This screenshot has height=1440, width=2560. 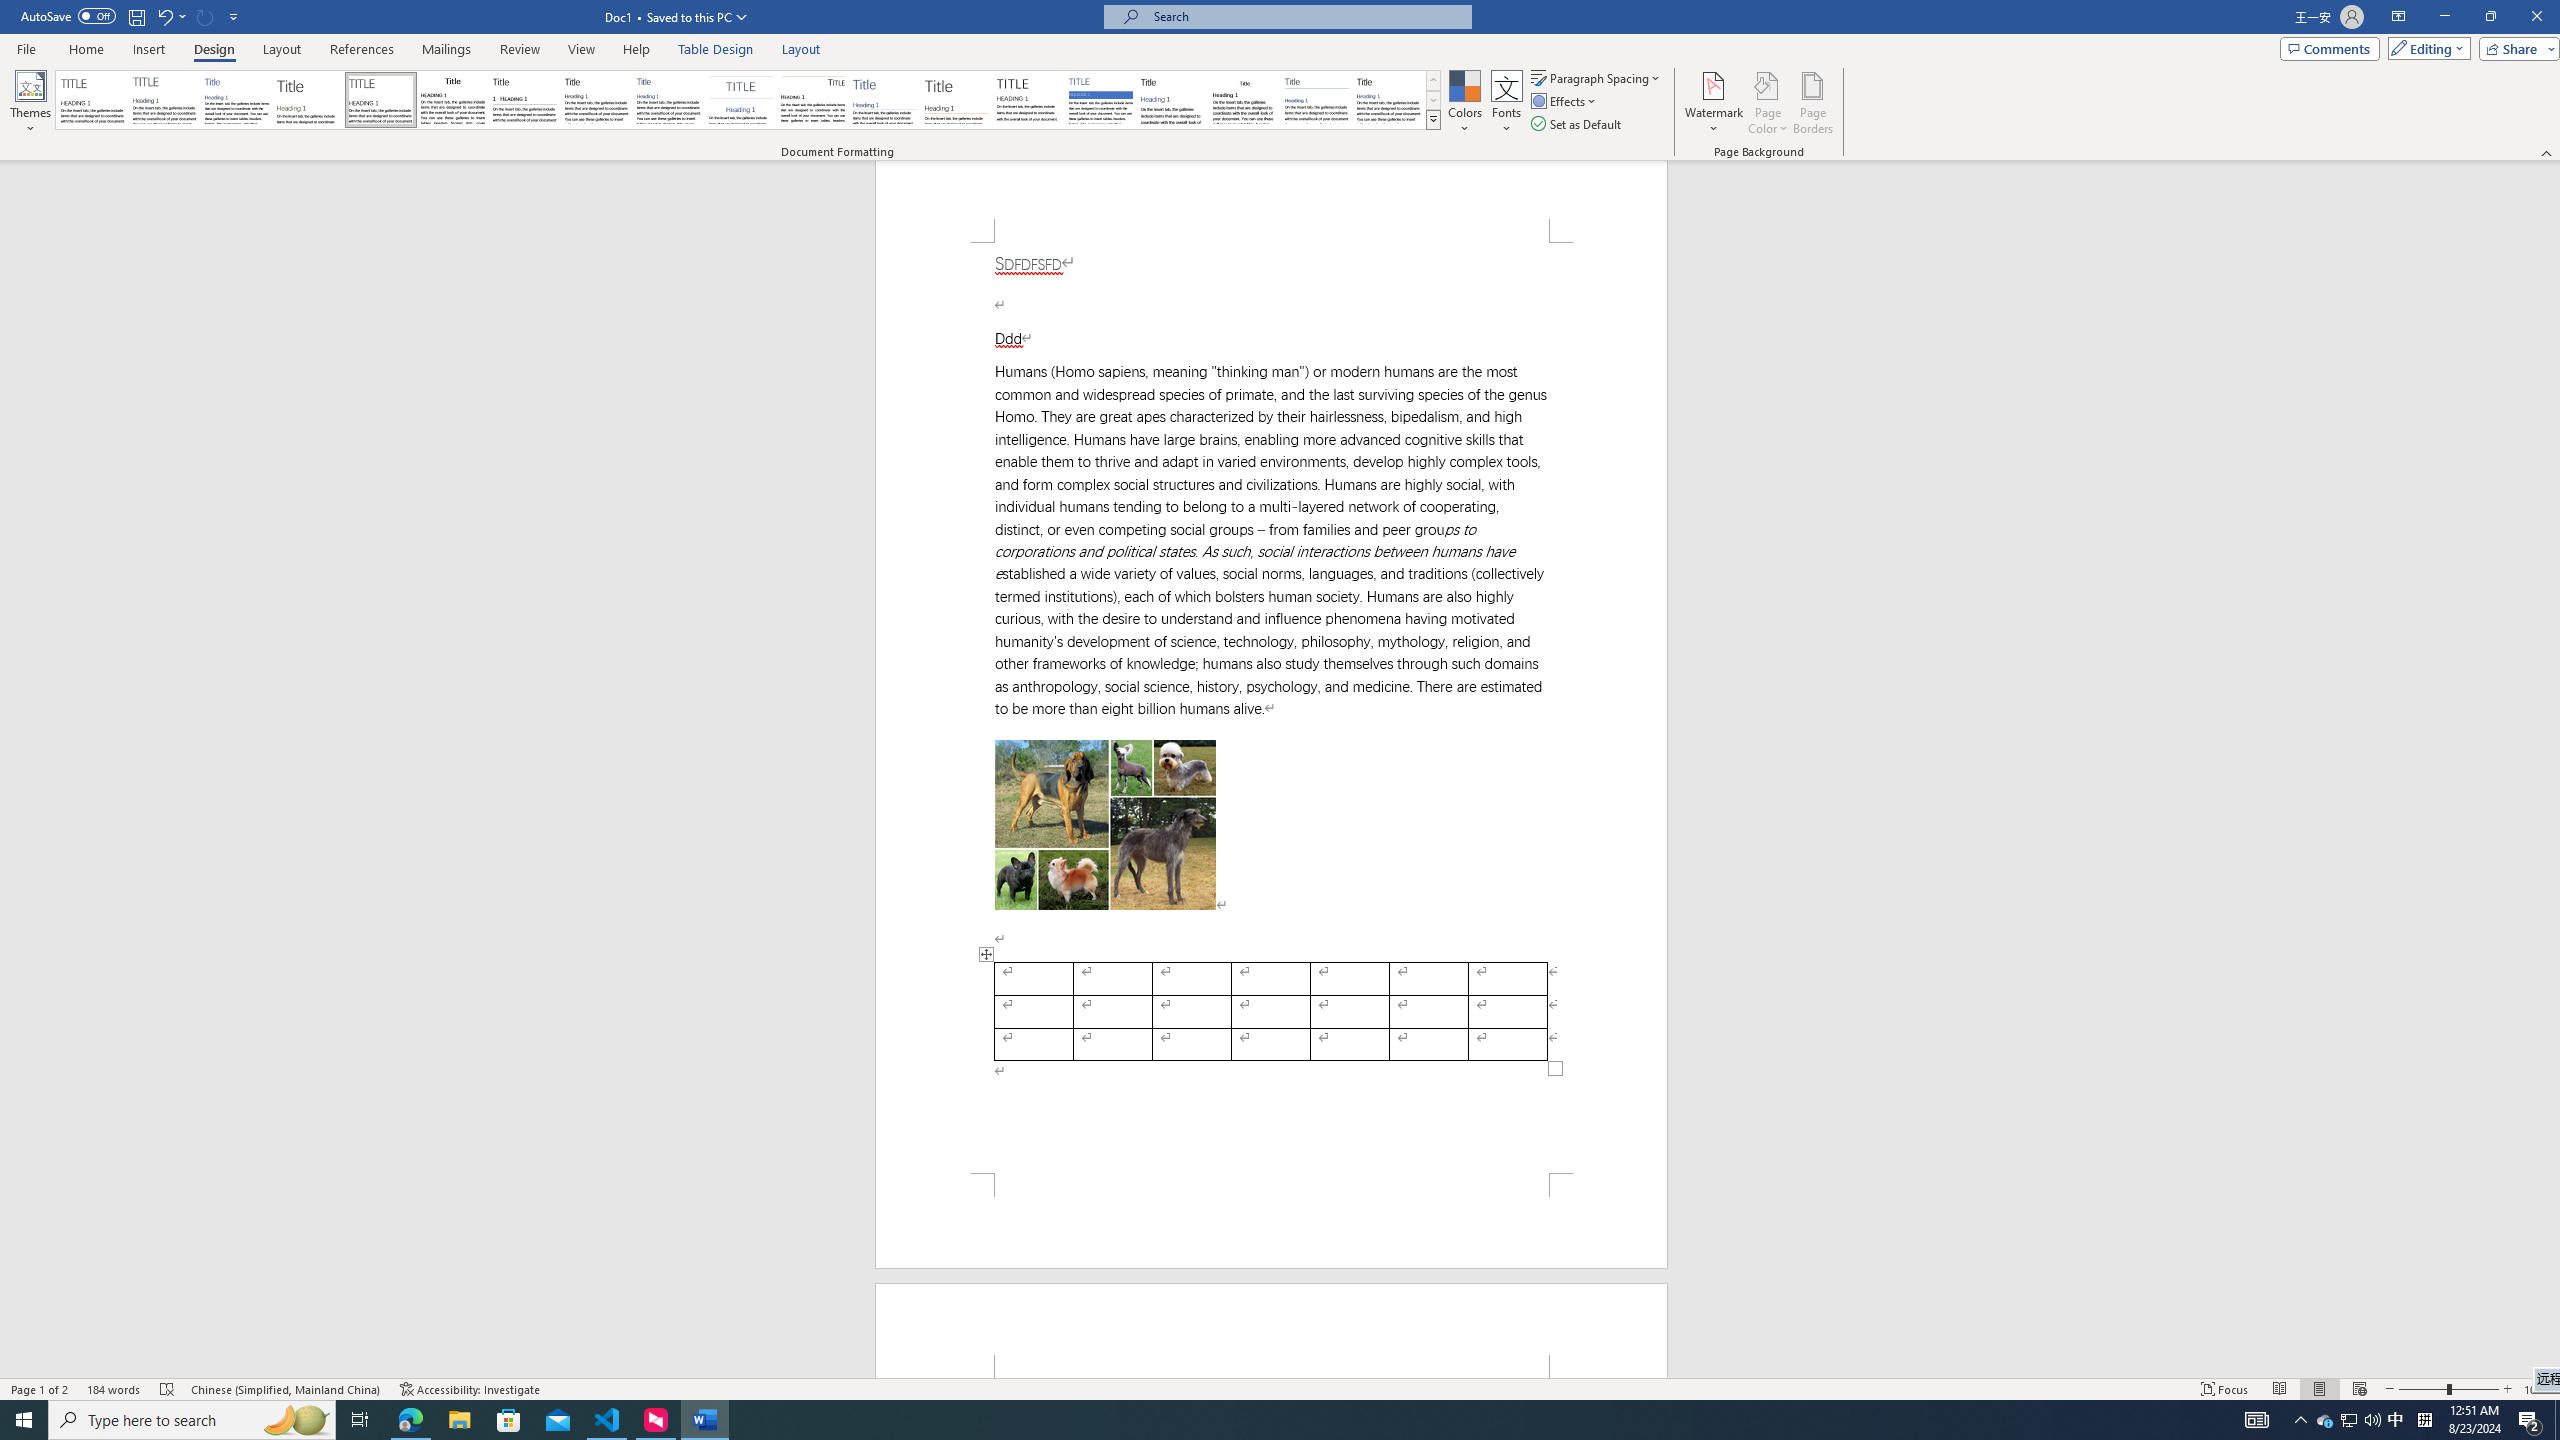 What do you see at coordinates (25, 47) in the screenshot?
I see `'File Tab'` at bounding box center [25, 47].